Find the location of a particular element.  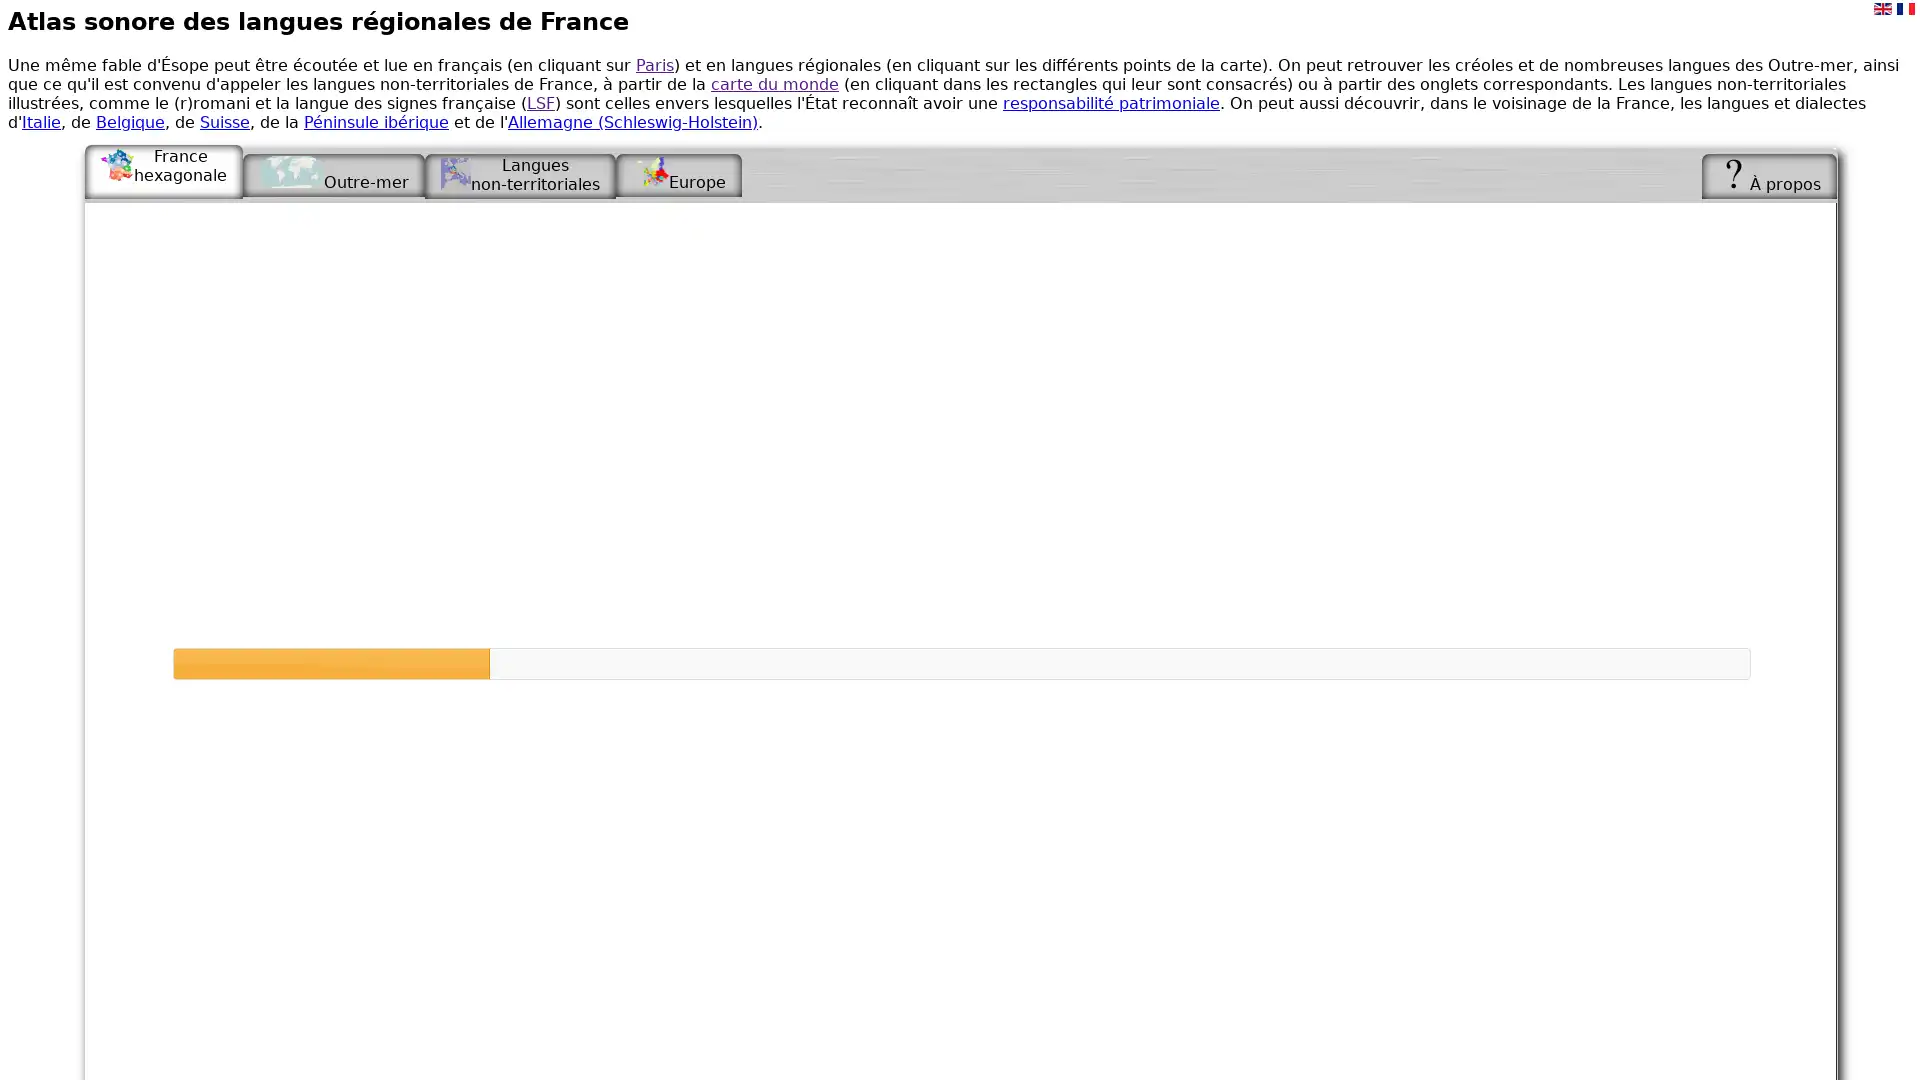

Langues non-territoriales is located at coordinates (519, 174).